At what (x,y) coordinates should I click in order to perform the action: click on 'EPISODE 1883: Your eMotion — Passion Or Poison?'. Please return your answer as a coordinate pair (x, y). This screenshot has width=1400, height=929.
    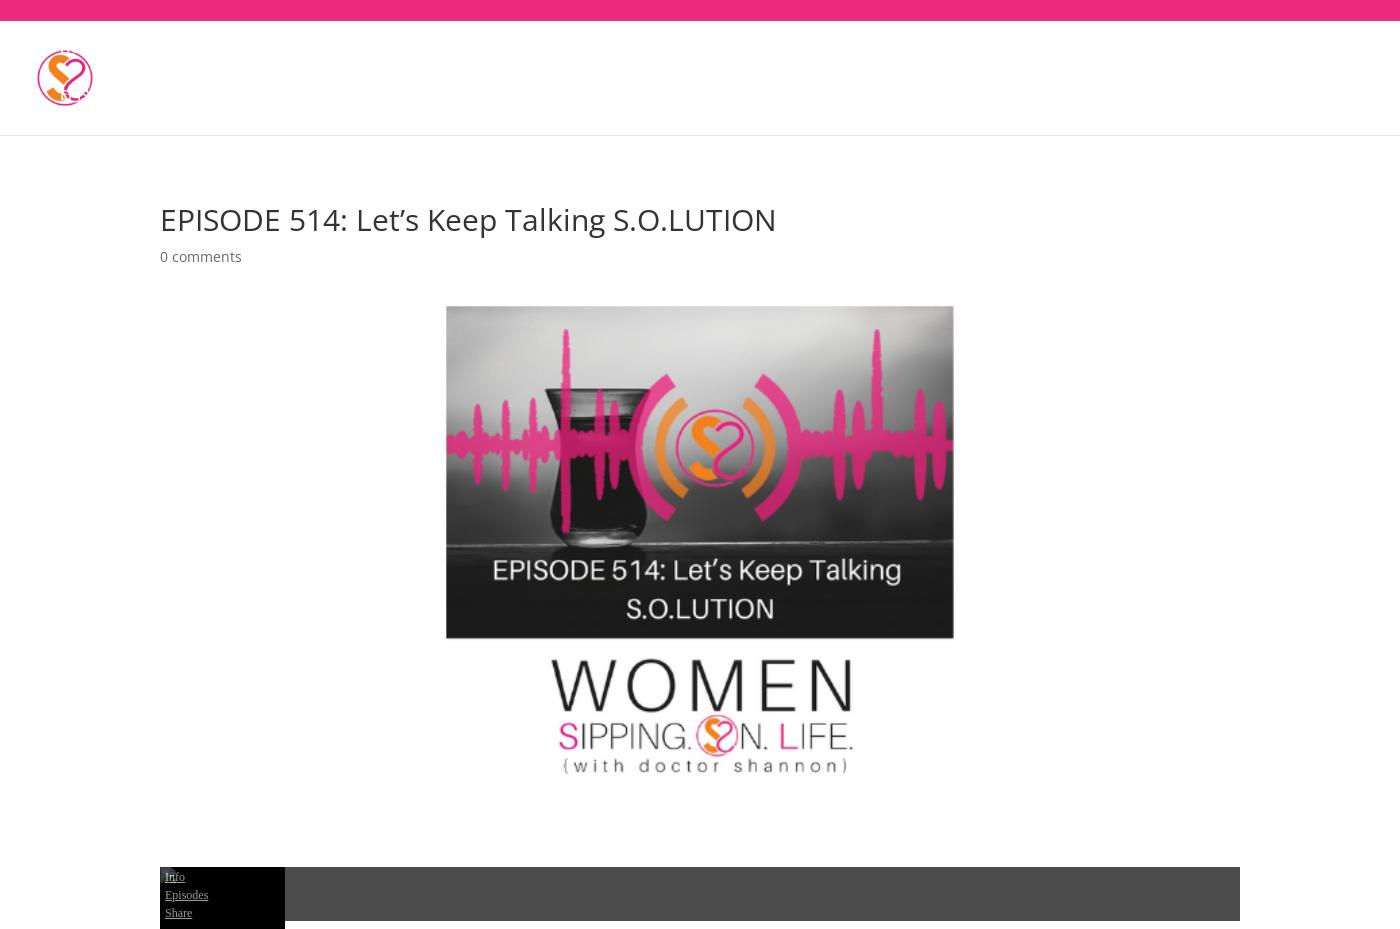
    Looking at the image, I should click on (234, 107).